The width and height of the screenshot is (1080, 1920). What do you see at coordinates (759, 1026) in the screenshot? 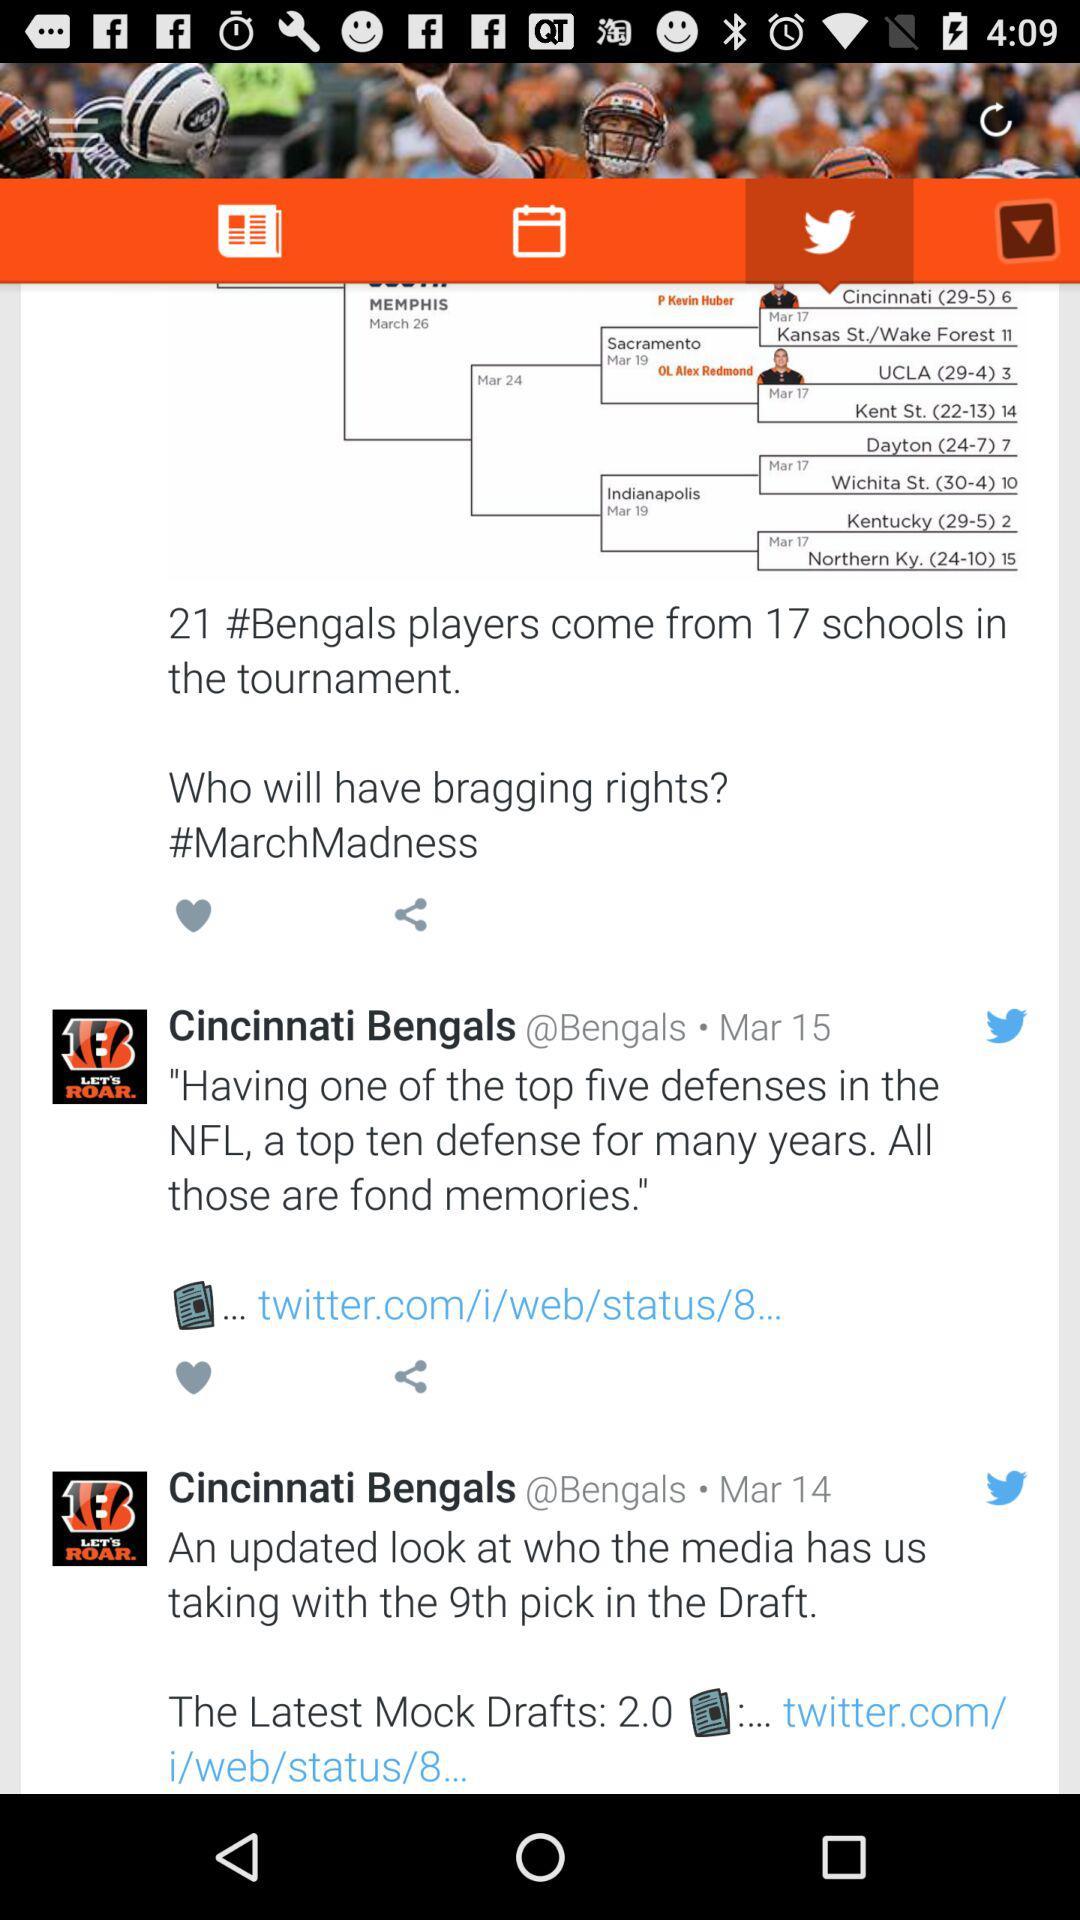
I see `the item to the right of the @bengals item` at bounding box center [759, 1026].